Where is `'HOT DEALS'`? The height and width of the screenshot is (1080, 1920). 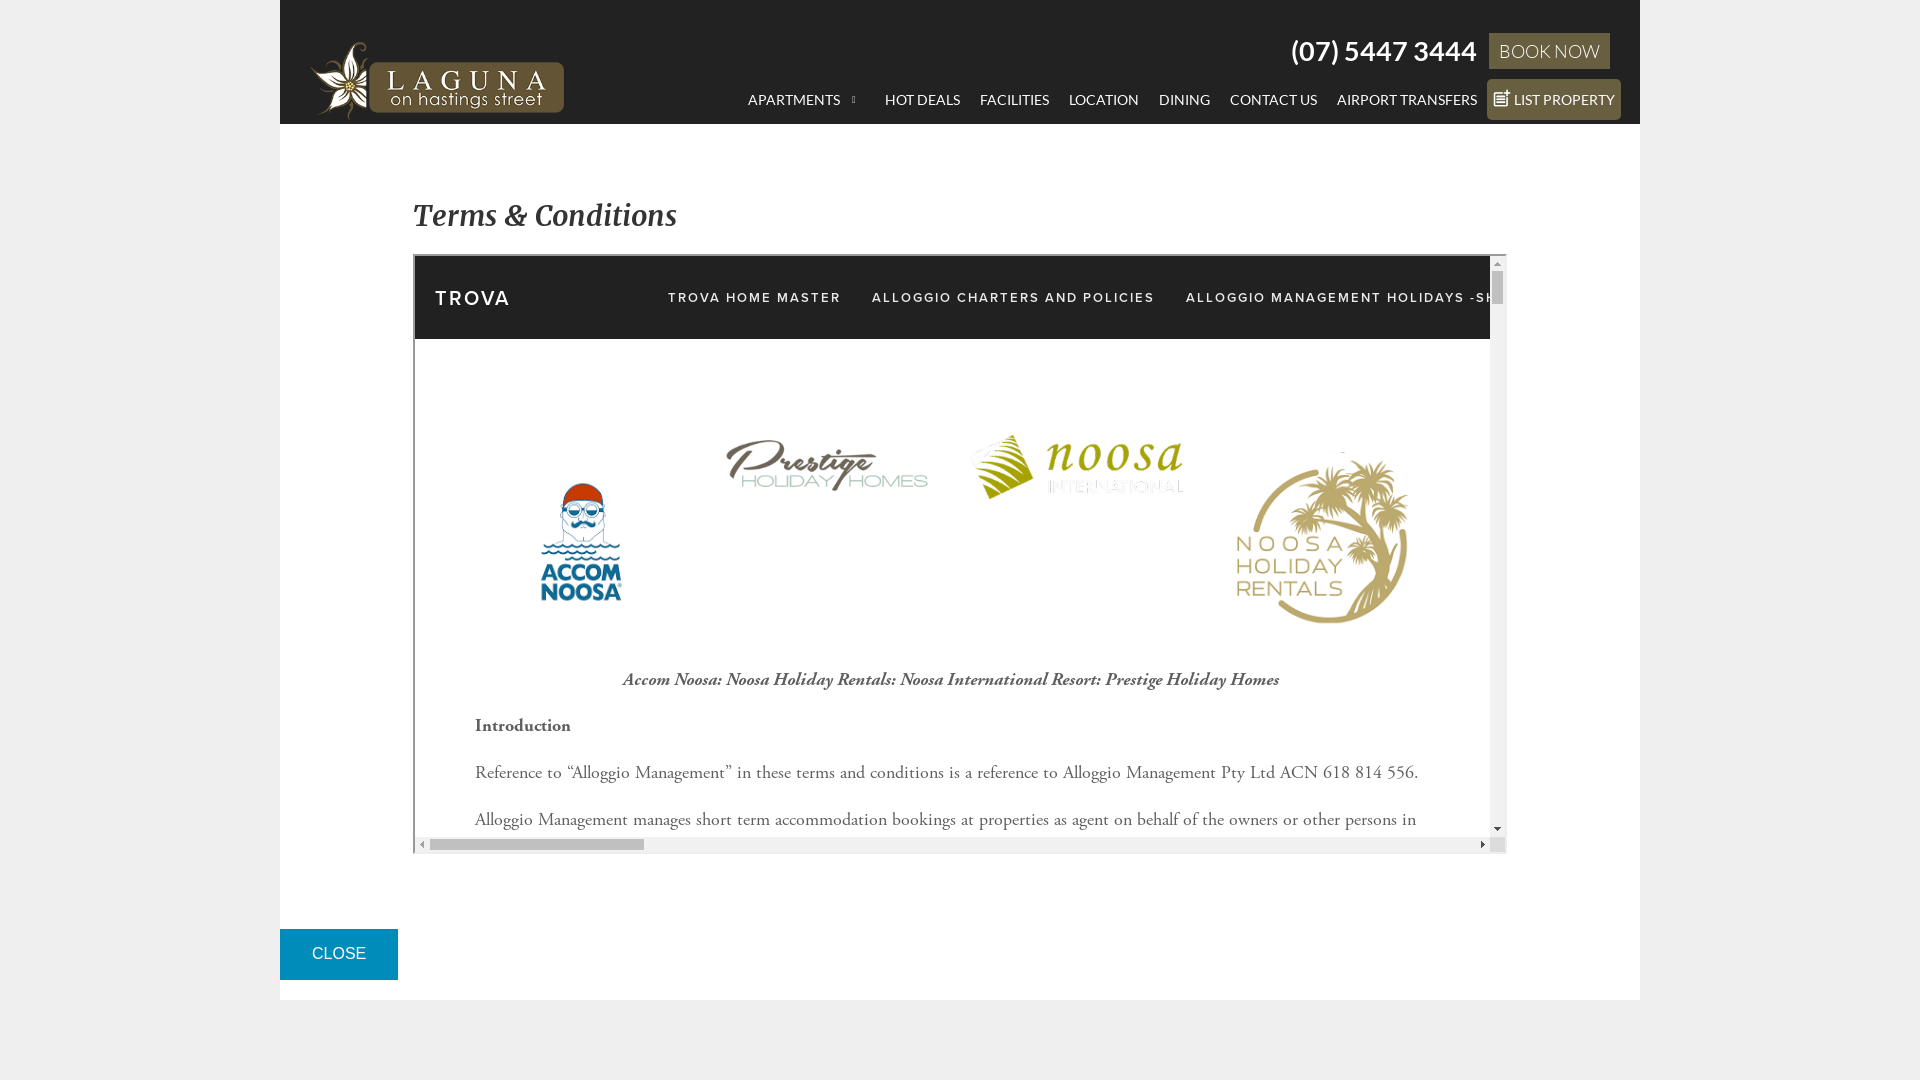 'HOT DEALS' is located at coordinates (874, 99).